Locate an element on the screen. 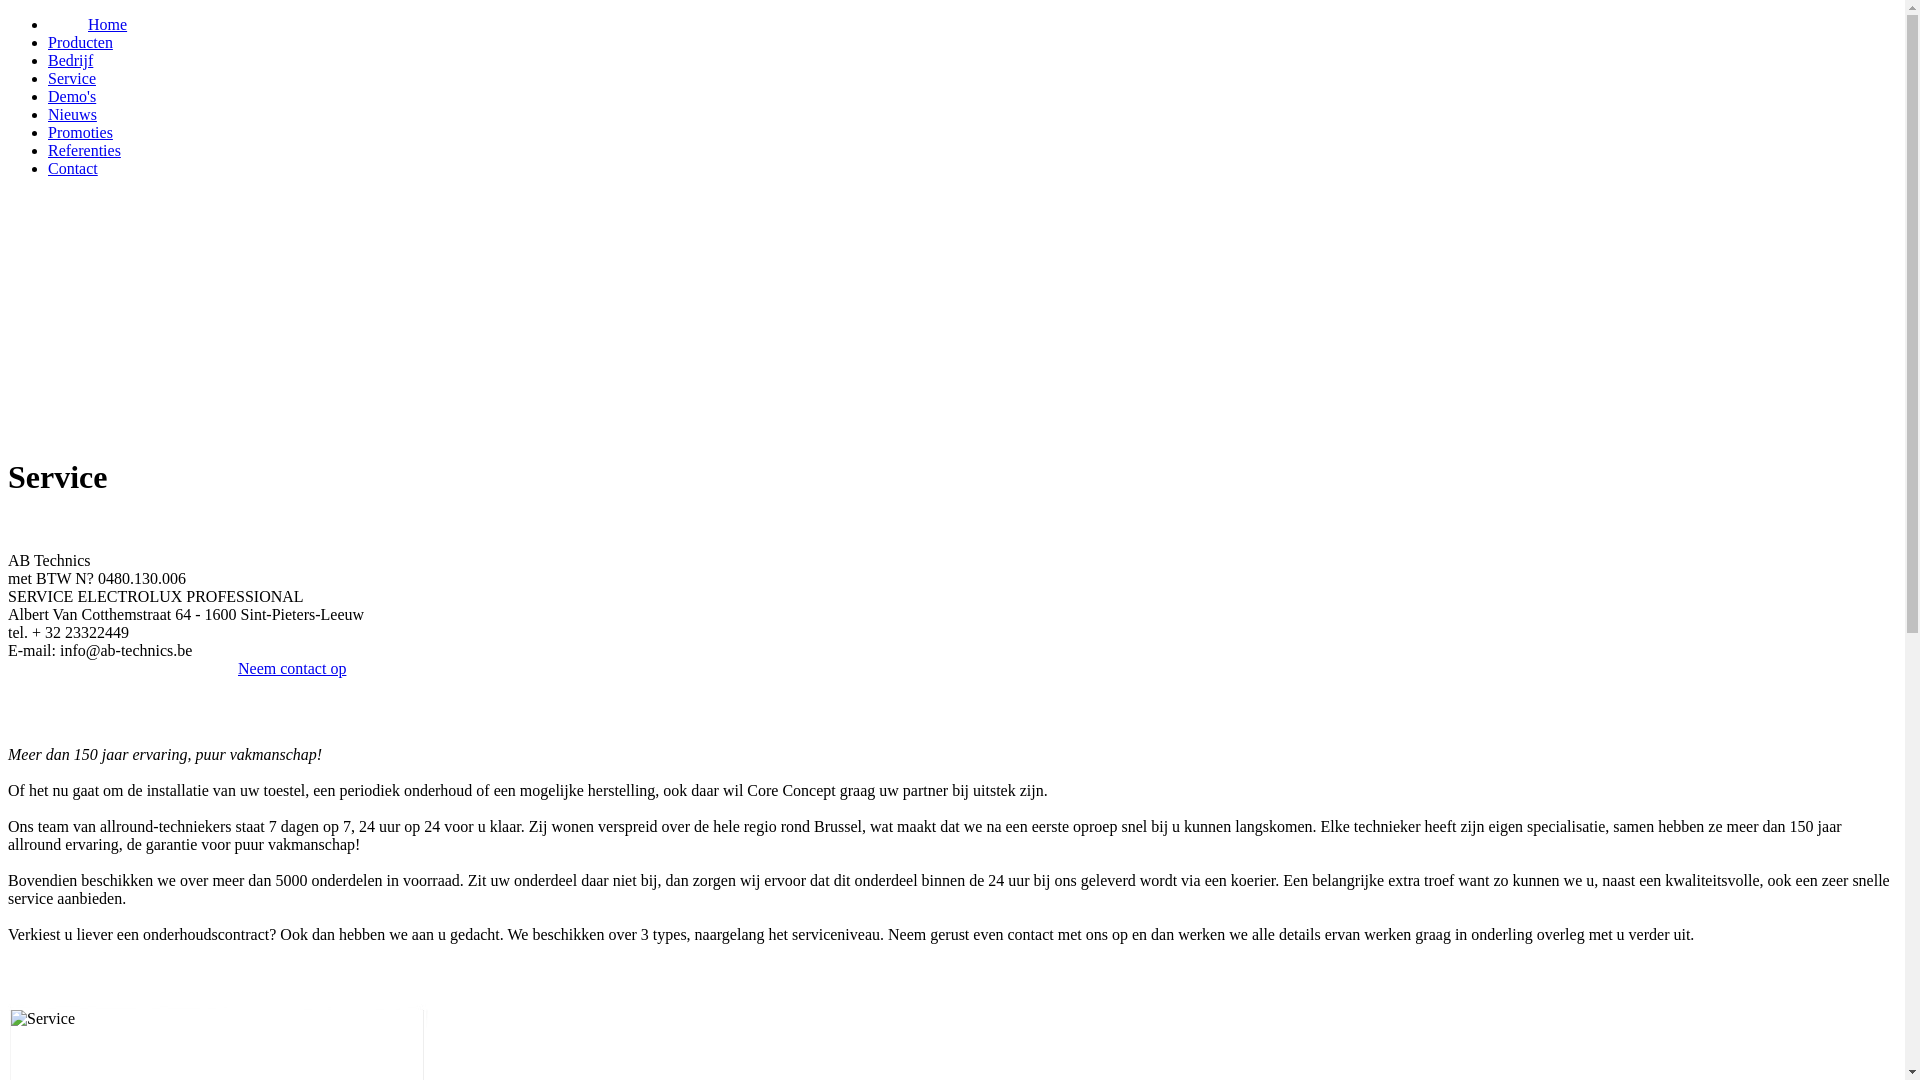 This screenshot has height=1080, width=1920. 'Demo's' is located at coordinates (72, 96).